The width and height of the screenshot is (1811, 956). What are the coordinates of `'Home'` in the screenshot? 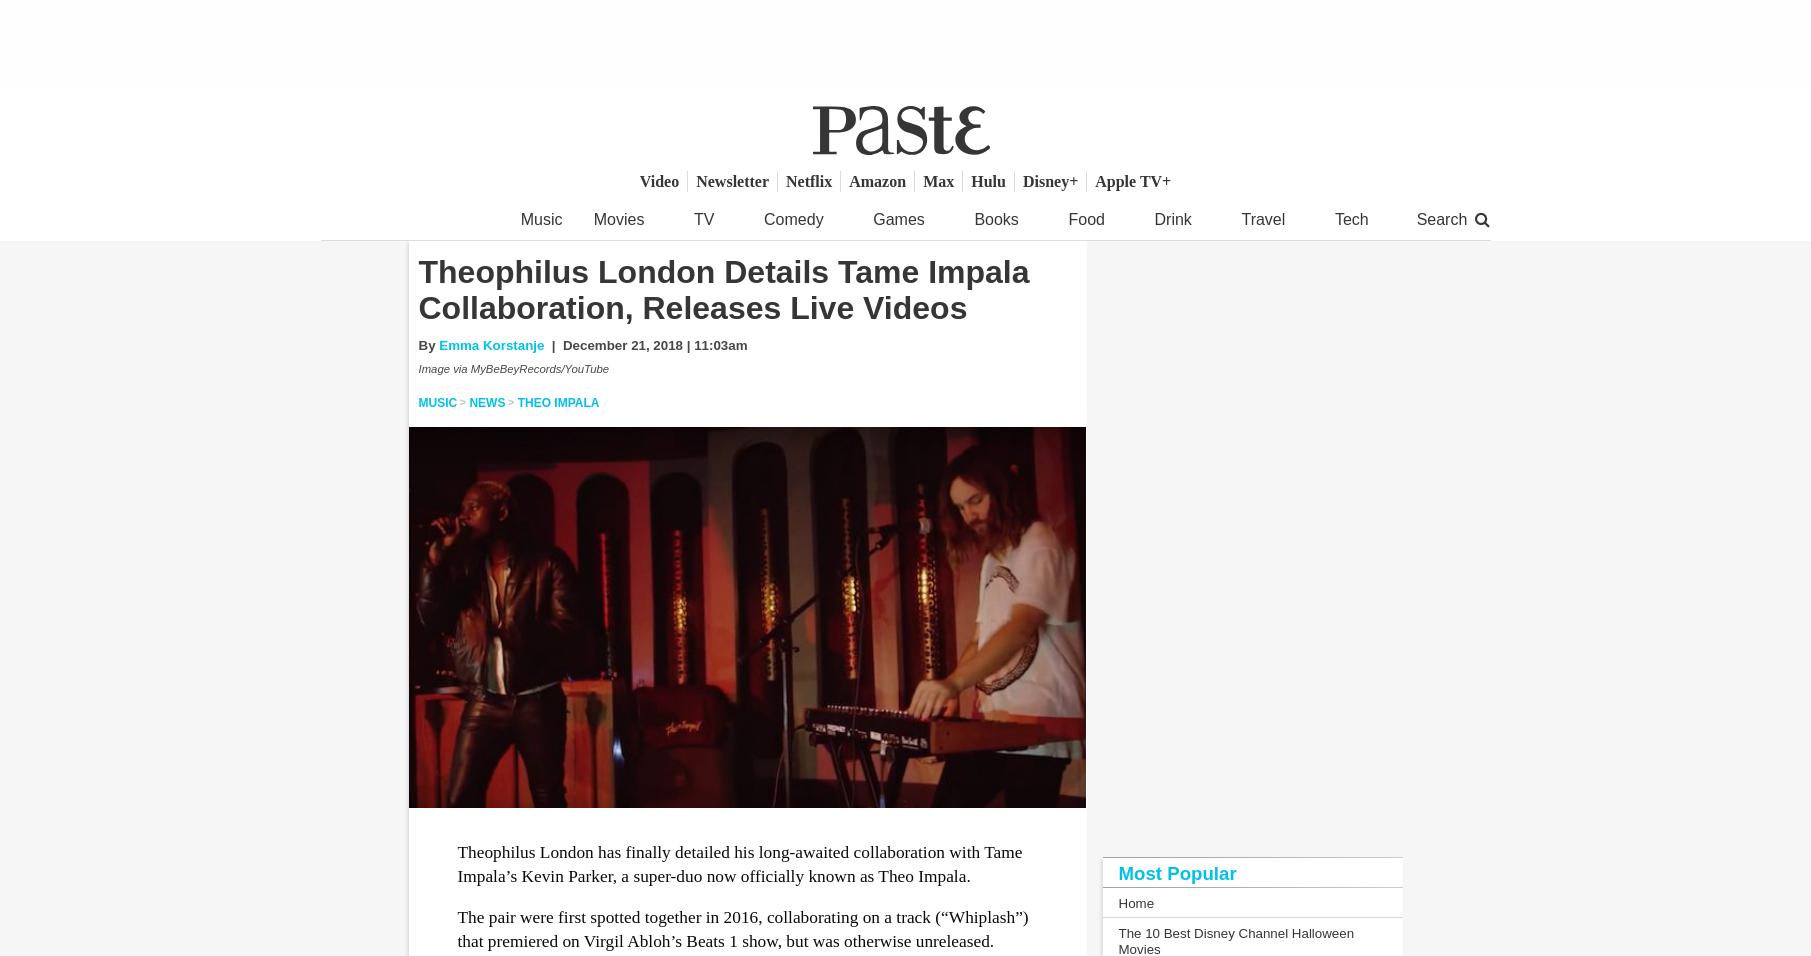 It's located at (1116, 903).